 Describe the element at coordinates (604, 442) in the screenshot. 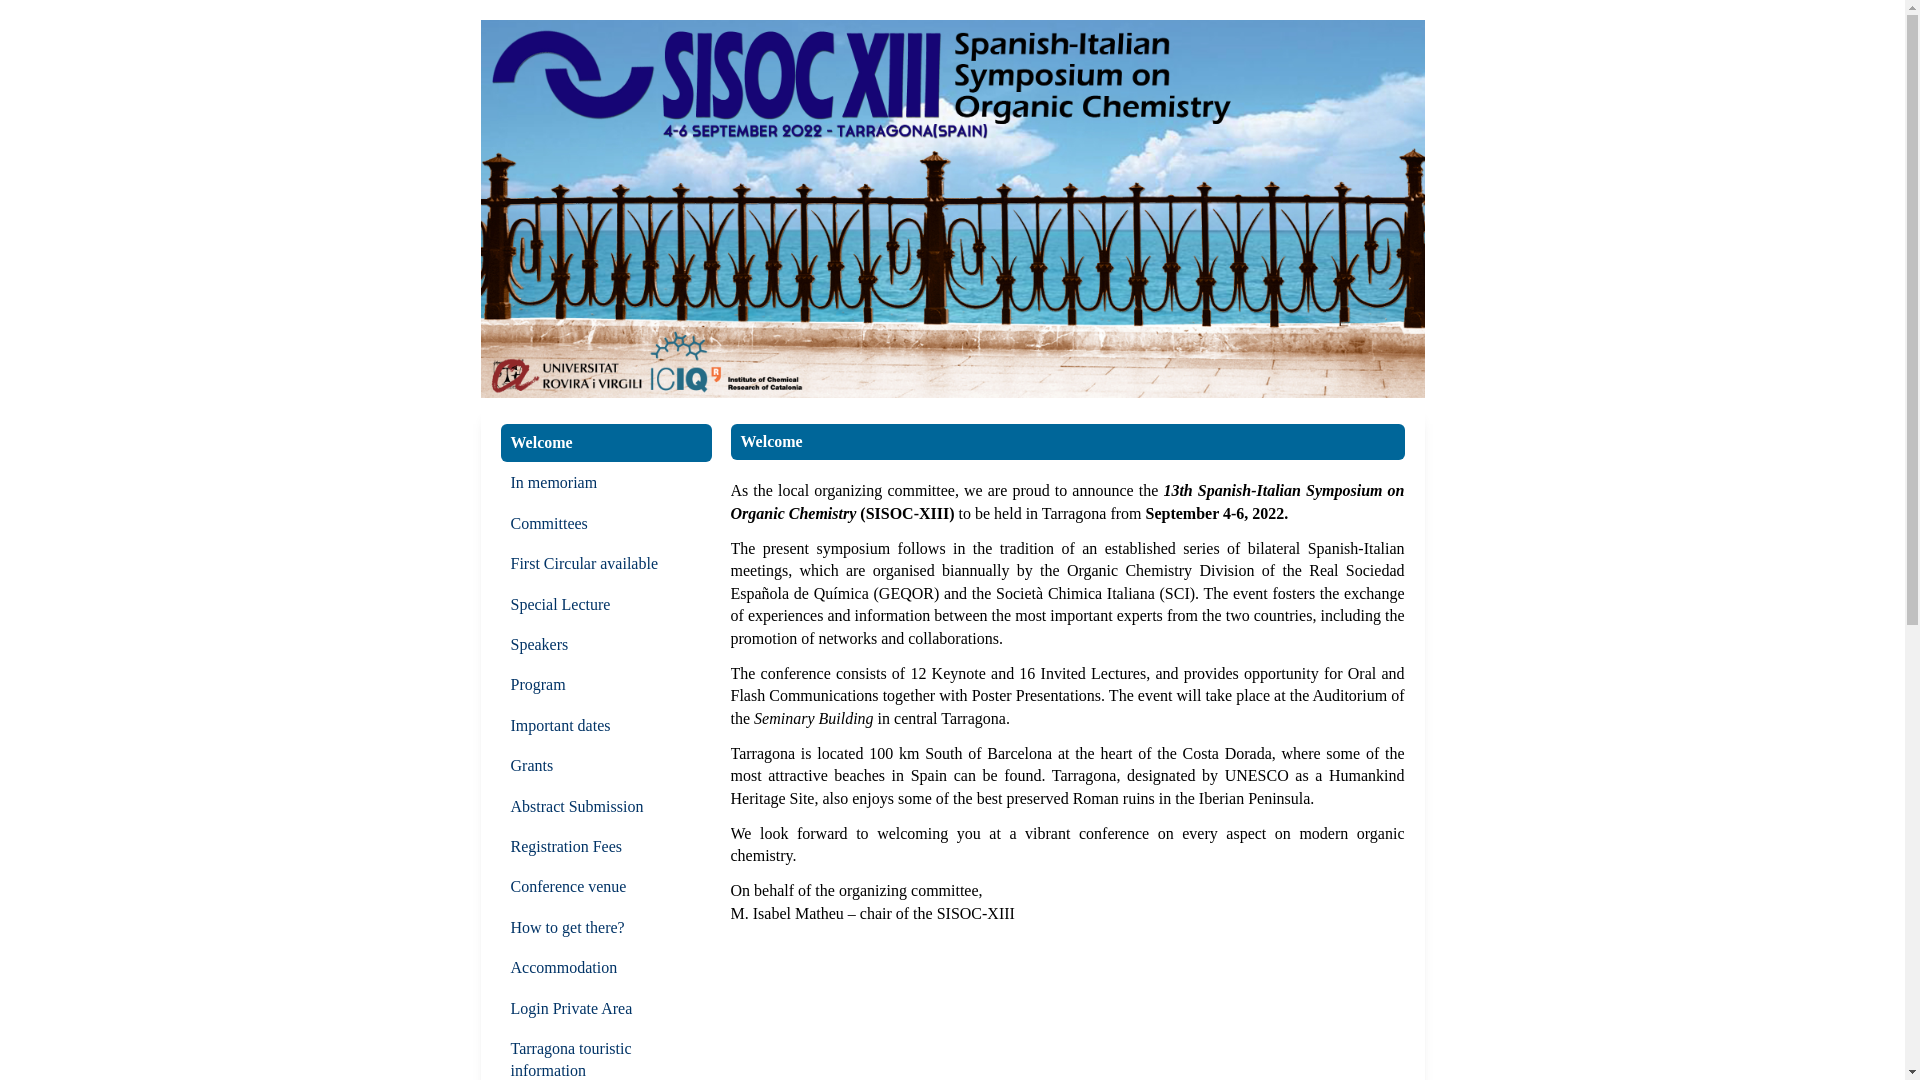

I see `'Welcome'` at that location.